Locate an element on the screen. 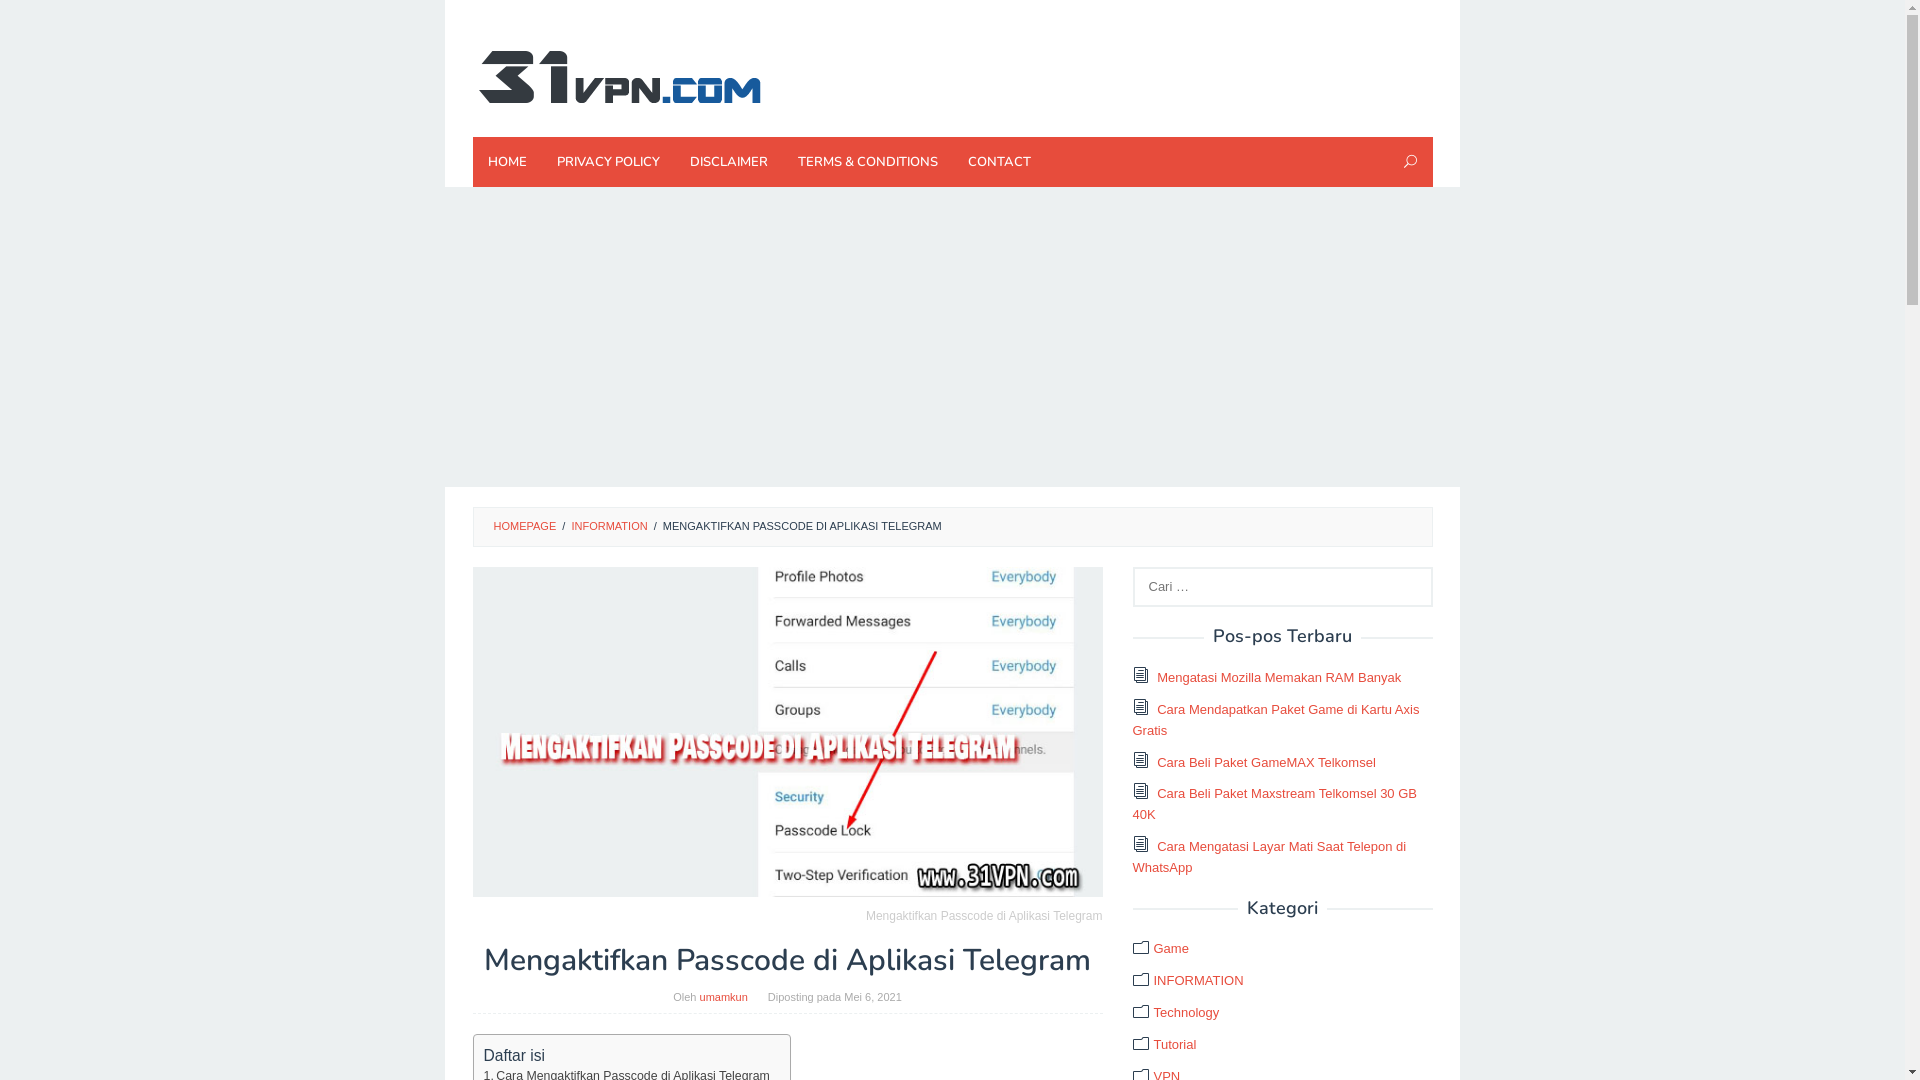  'PRIVACY POLICY' is located at coordinates (607, 161).